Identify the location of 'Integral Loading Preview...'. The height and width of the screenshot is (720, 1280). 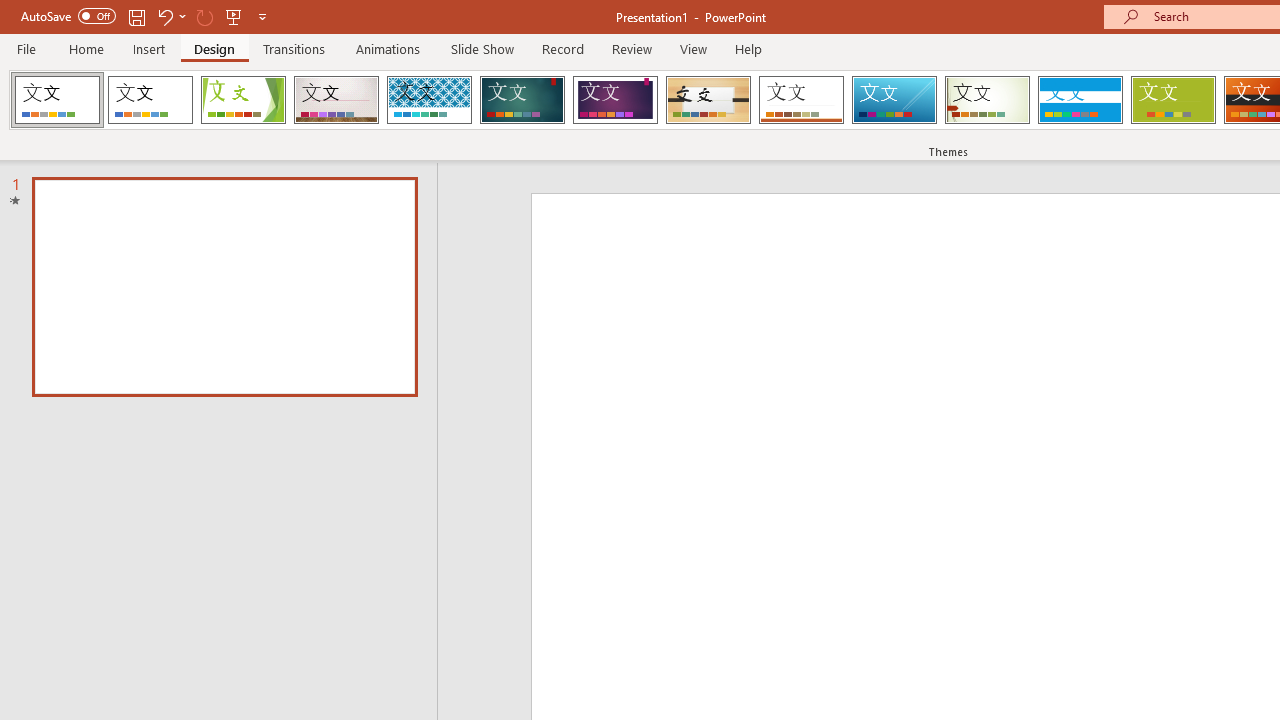
(428, 100).